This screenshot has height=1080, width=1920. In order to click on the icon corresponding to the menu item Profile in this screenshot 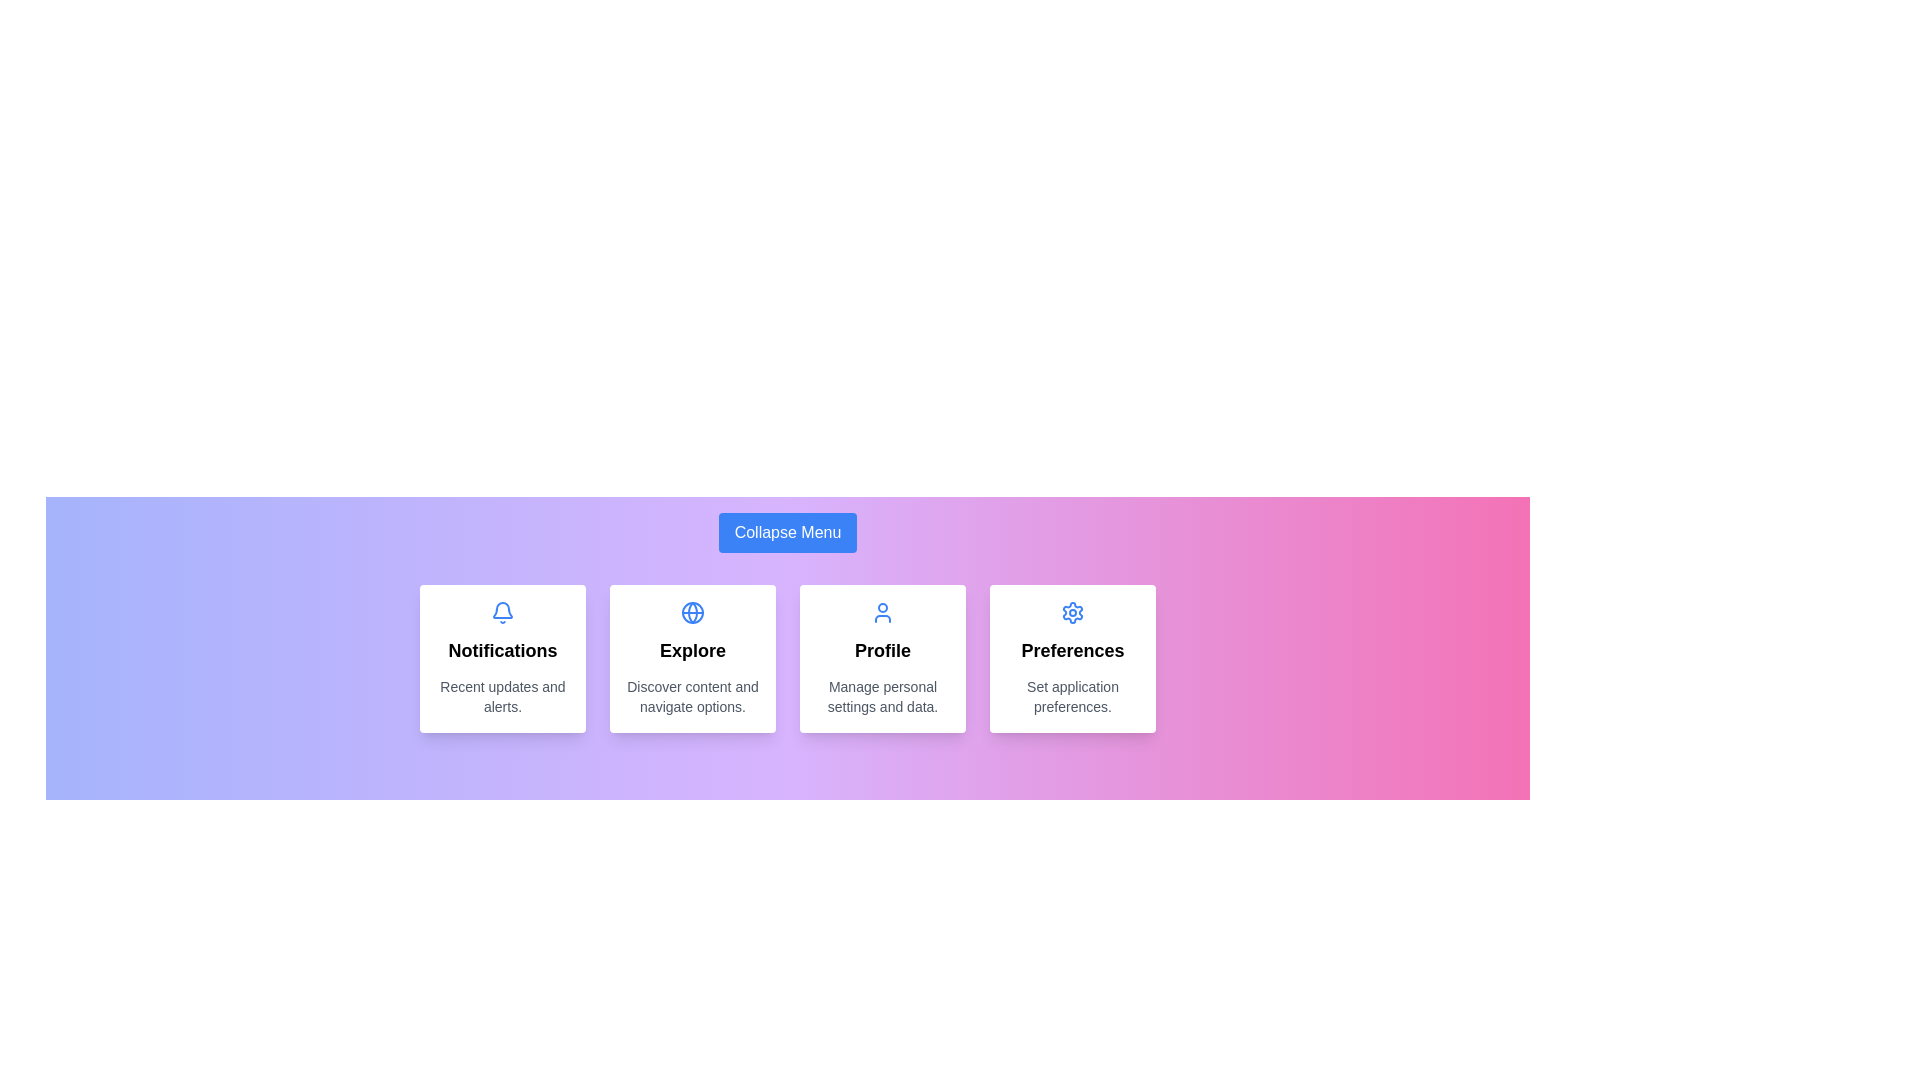, I will do `click(882, 612)`.